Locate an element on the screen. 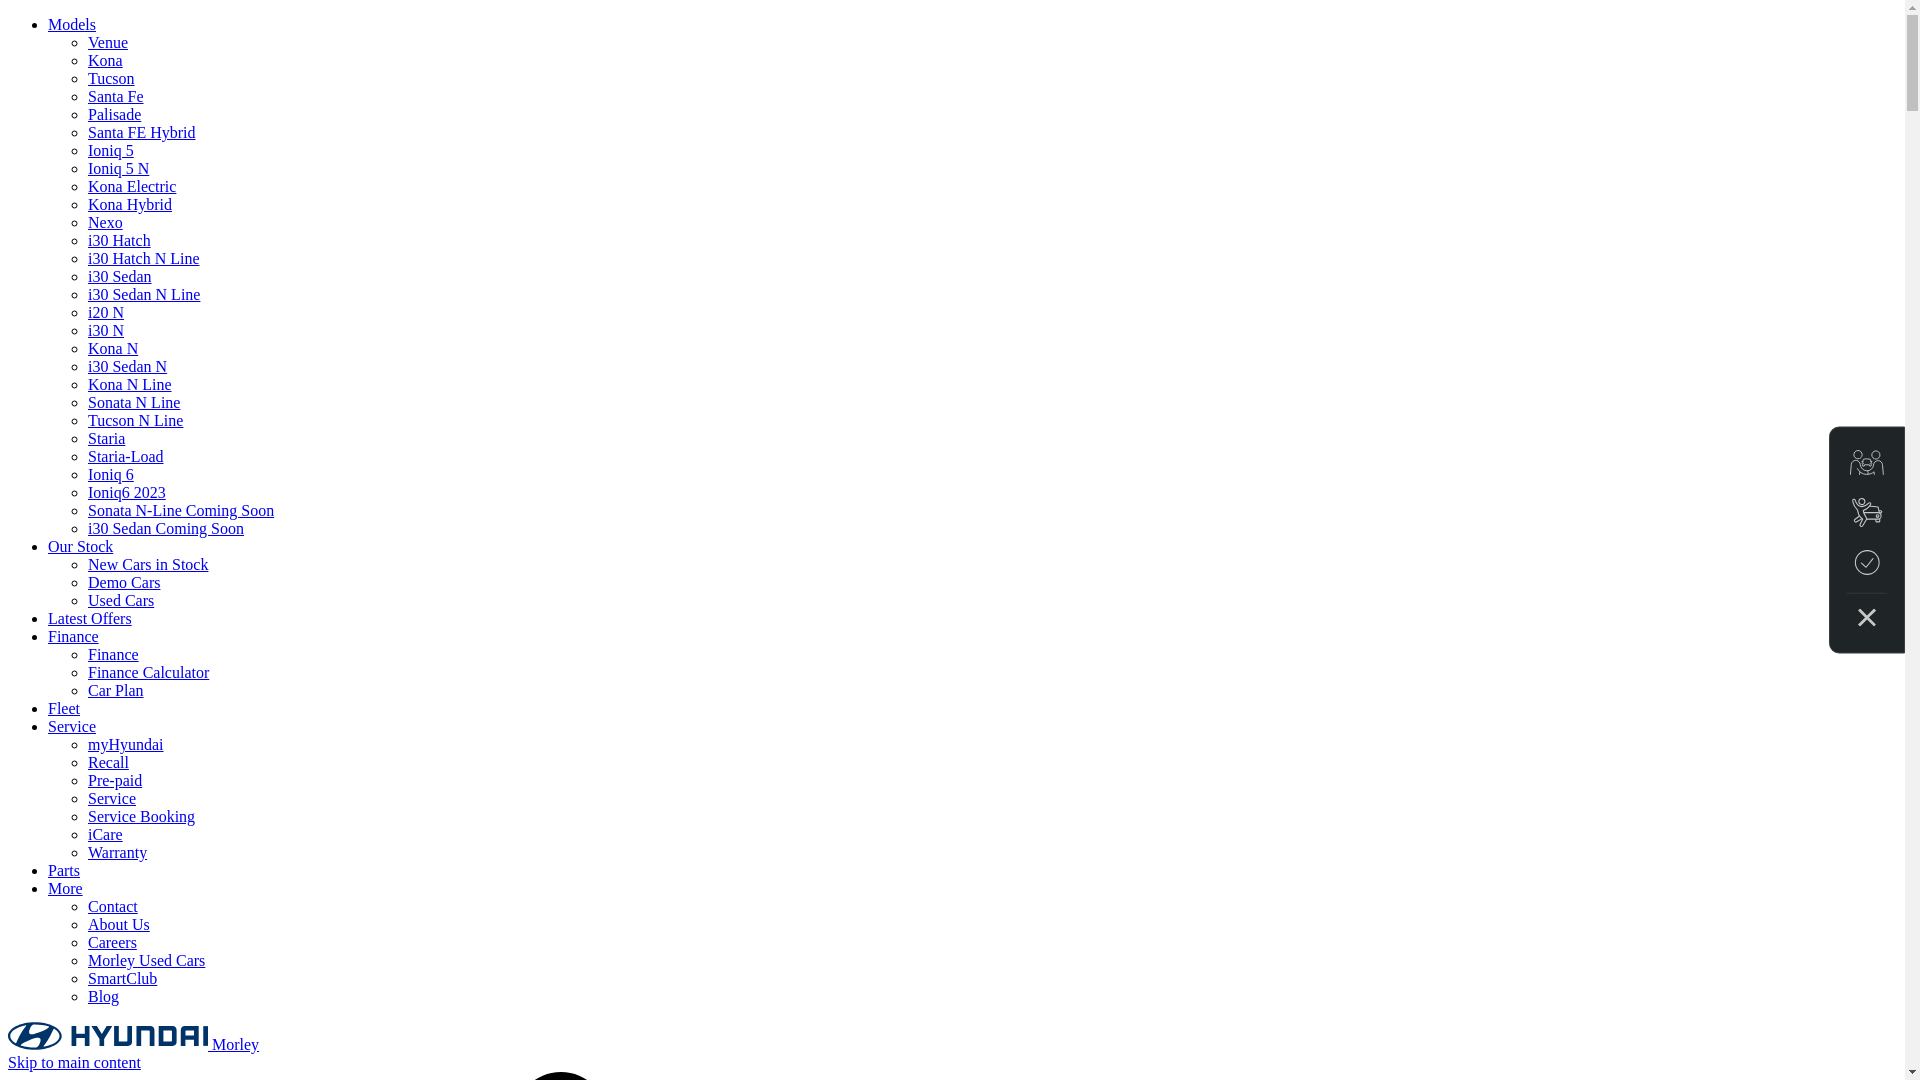  'Blog' is located at coordinates (102, 996).